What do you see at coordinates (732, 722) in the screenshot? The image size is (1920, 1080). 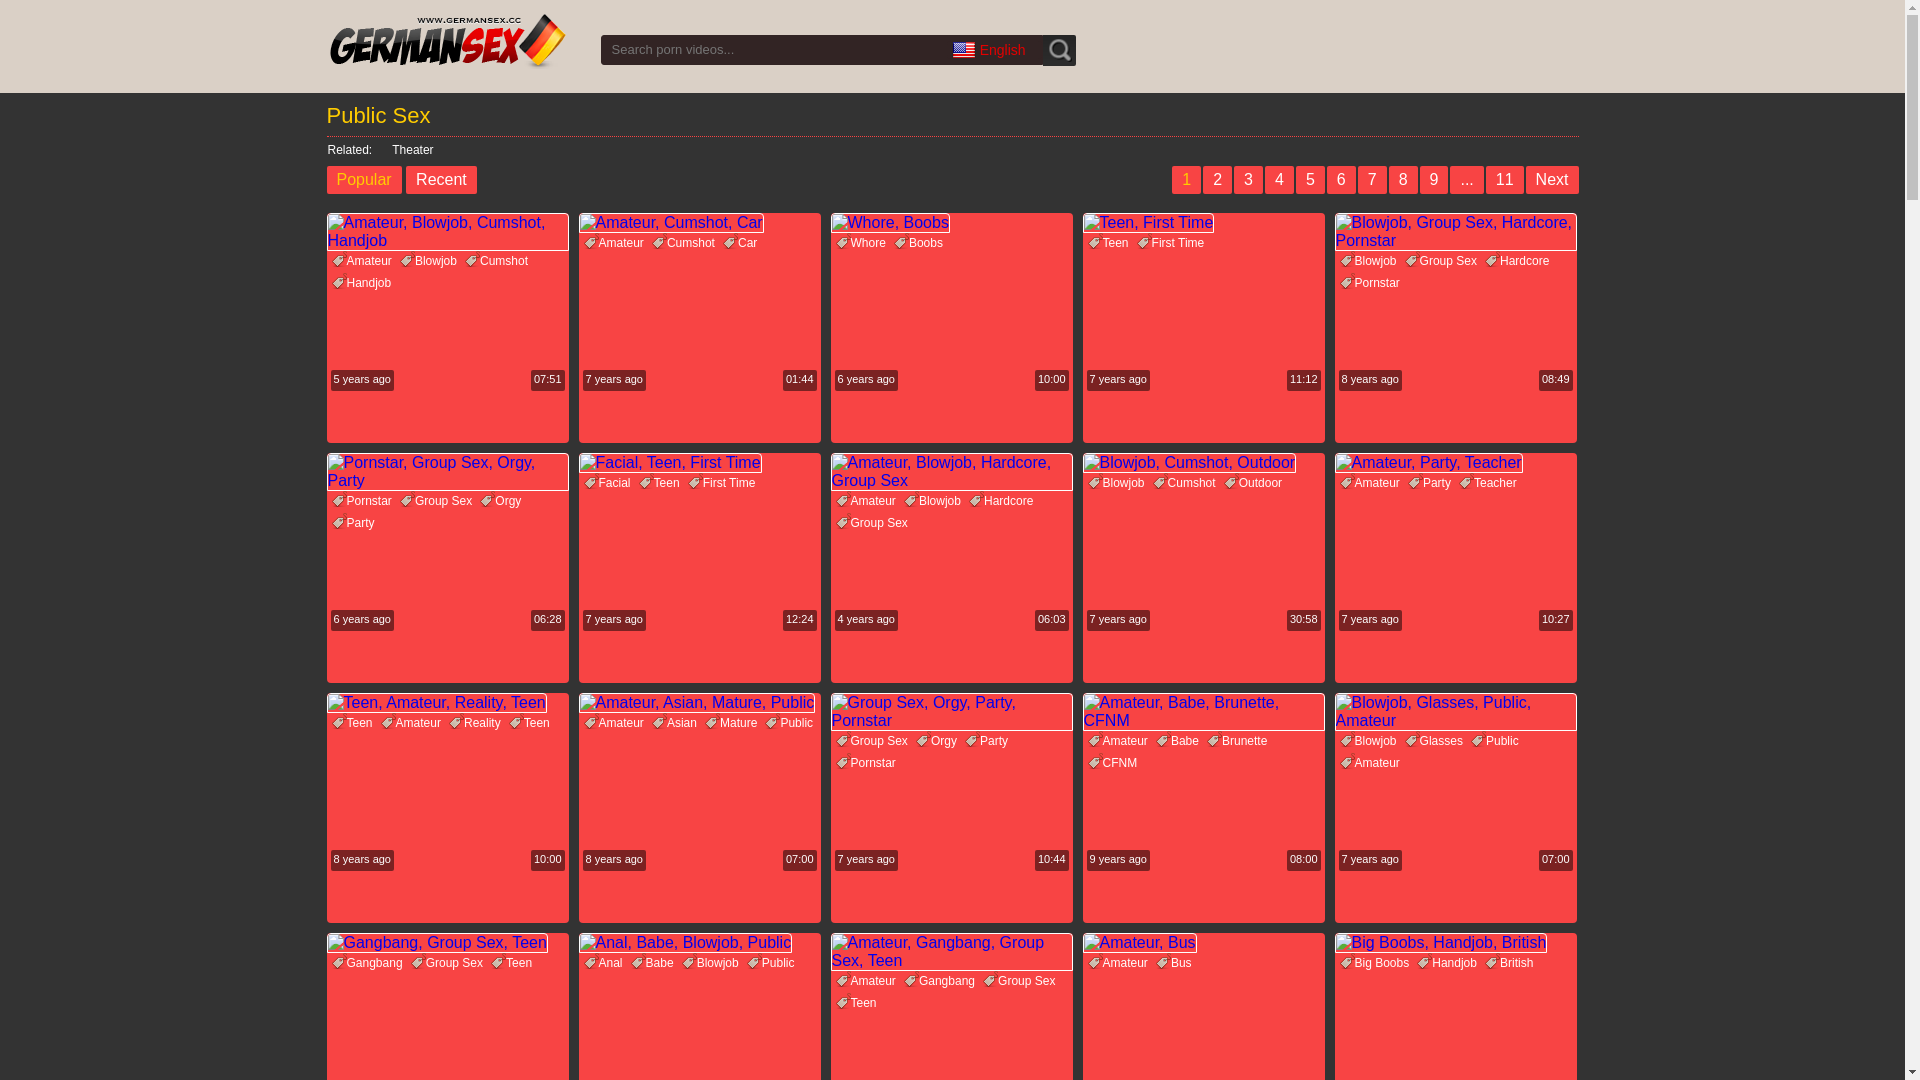 I see `'Mature'` at bounding box center [732, 722].